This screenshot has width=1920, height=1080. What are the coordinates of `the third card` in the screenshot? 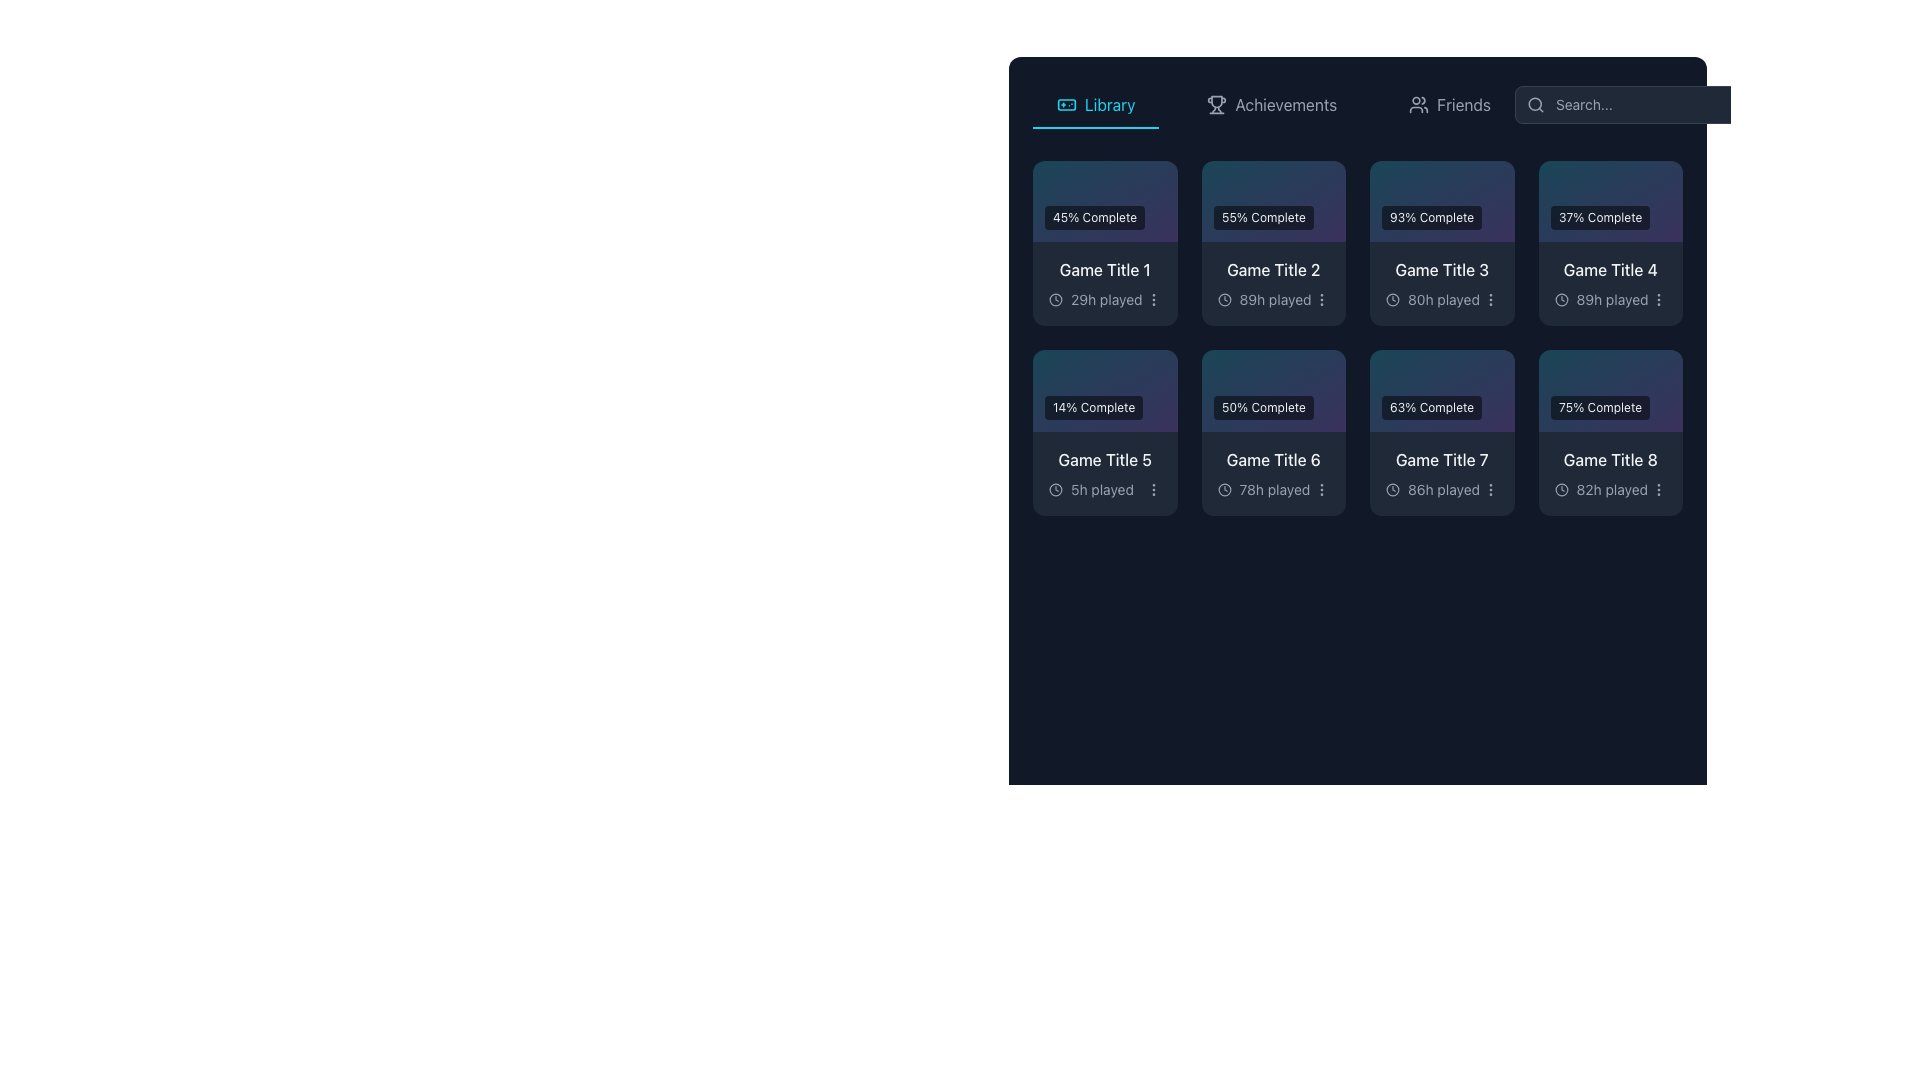 It's located at (1442, 242).